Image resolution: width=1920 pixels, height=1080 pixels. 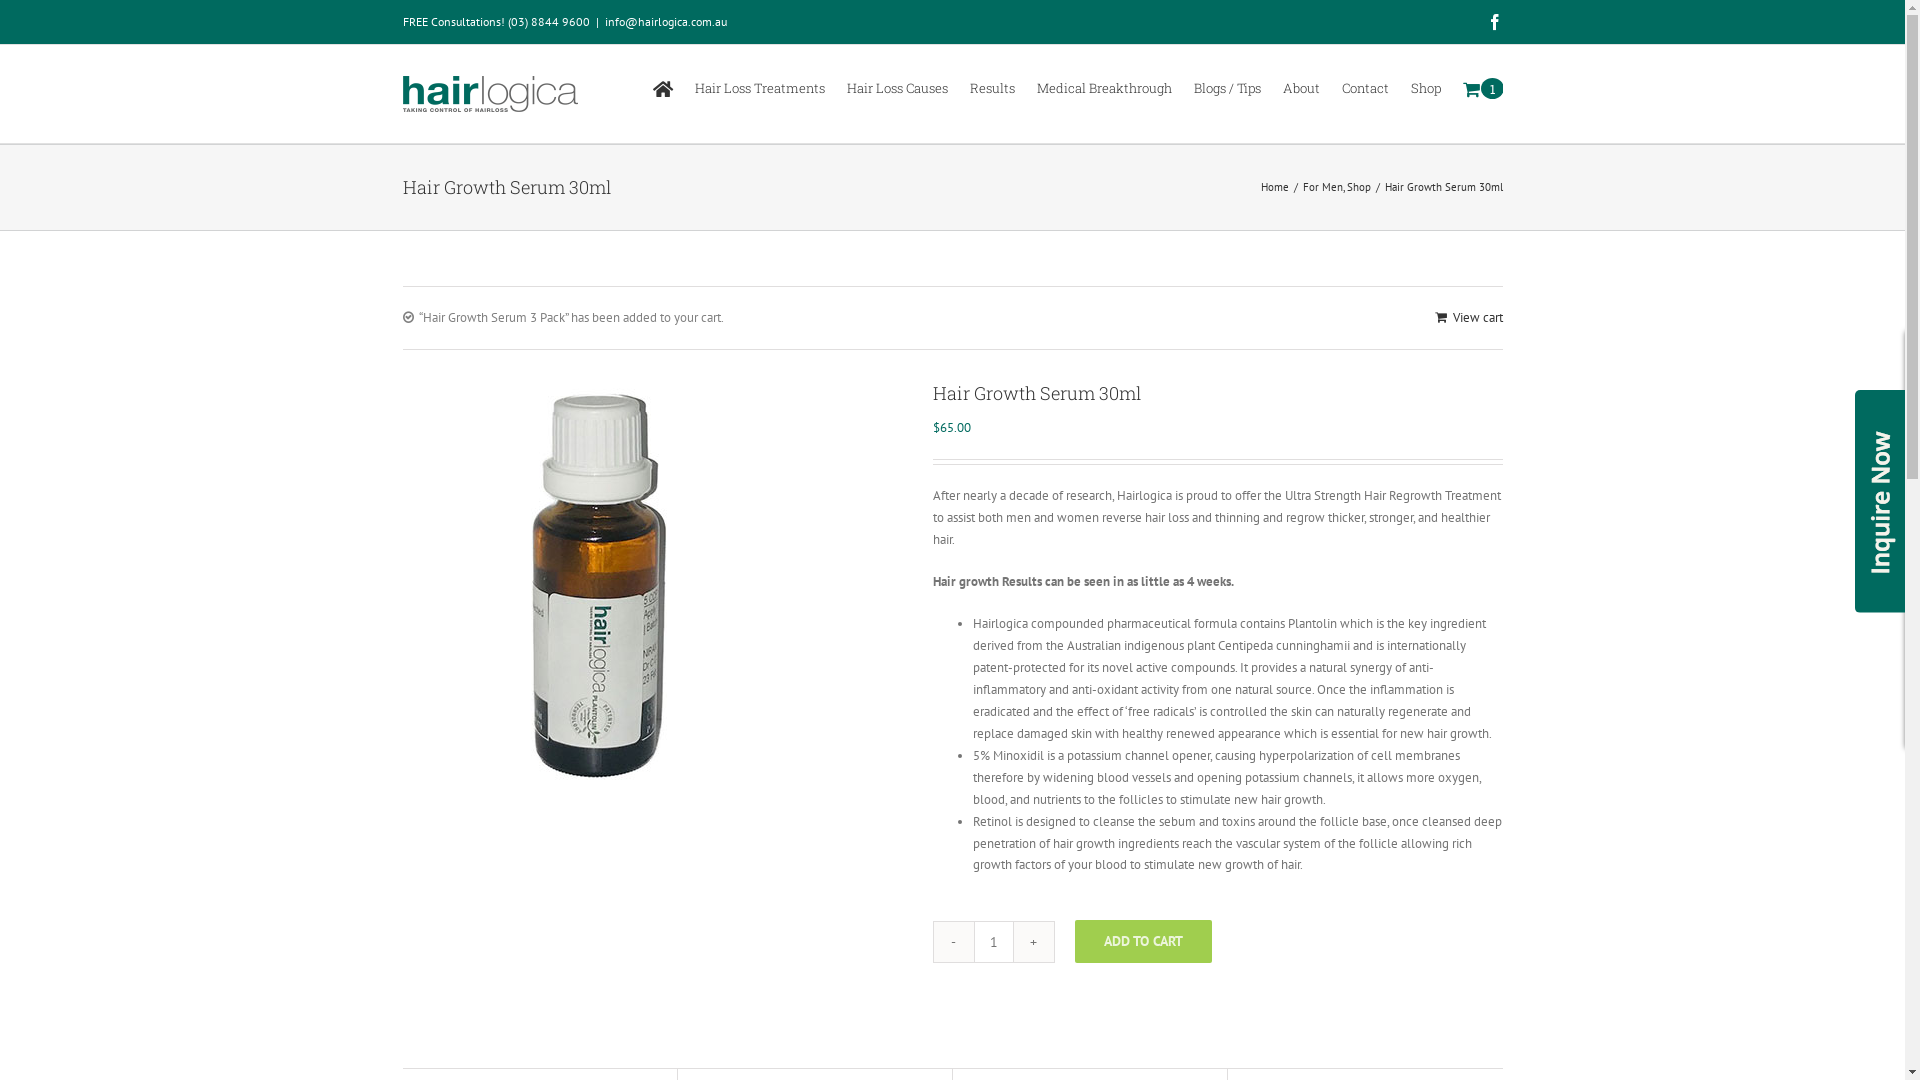 I want to click on 'Facebook', so click(x=1493, y=22).